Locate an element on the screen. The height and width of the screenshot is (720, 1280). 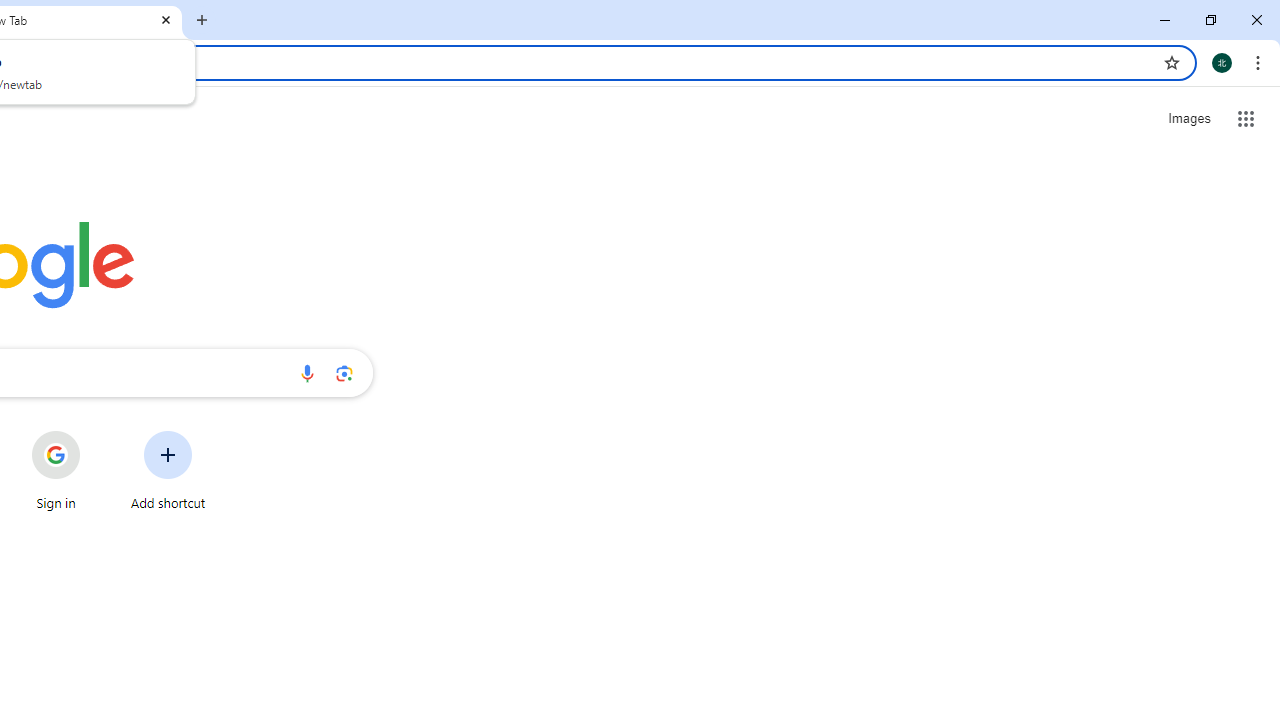
'Sign in' is located at coordinates (56, 470).